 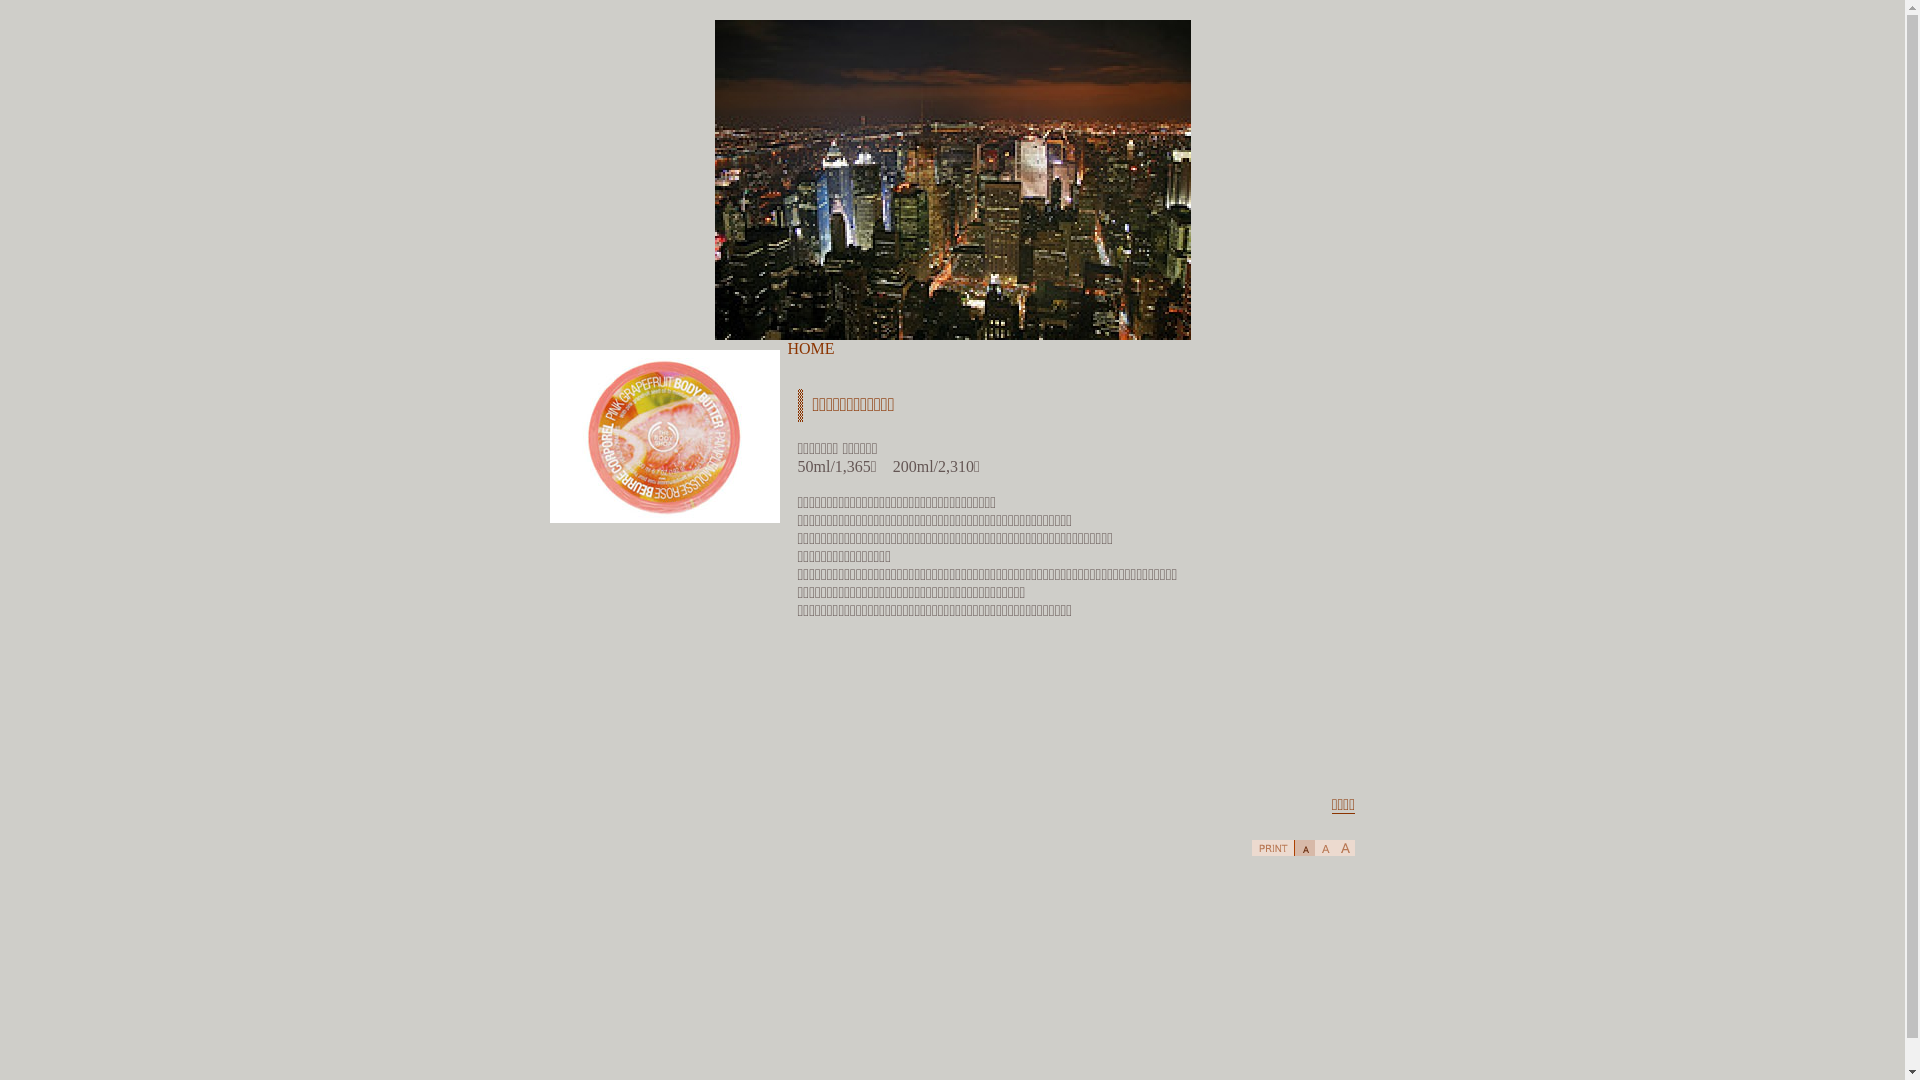 What do you see at coordinates (811, 347) in the screenshot?
I see `'HOME'` at bounding box center [811, 347].